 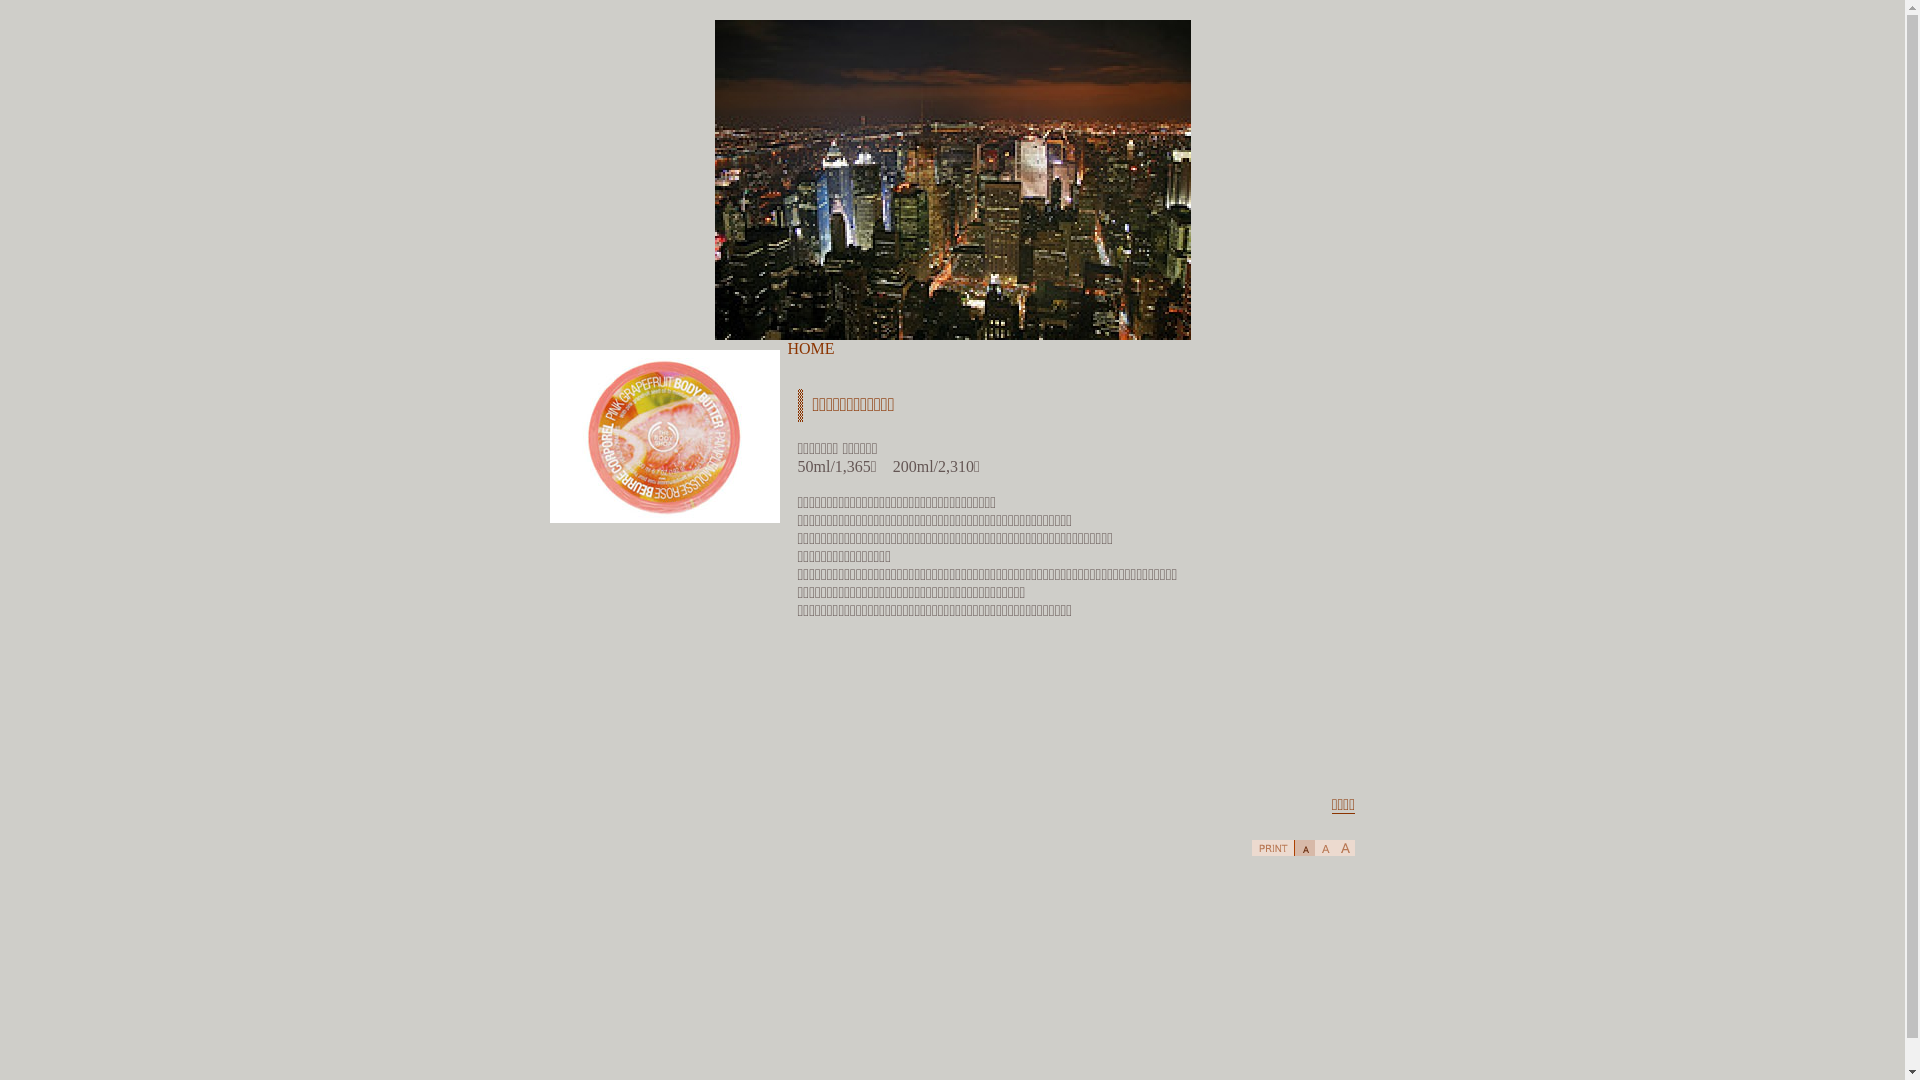 What do you see at coordinates (811, 347) in the screenshot?
I see `'HOME'` at bounding box center [811, 347].